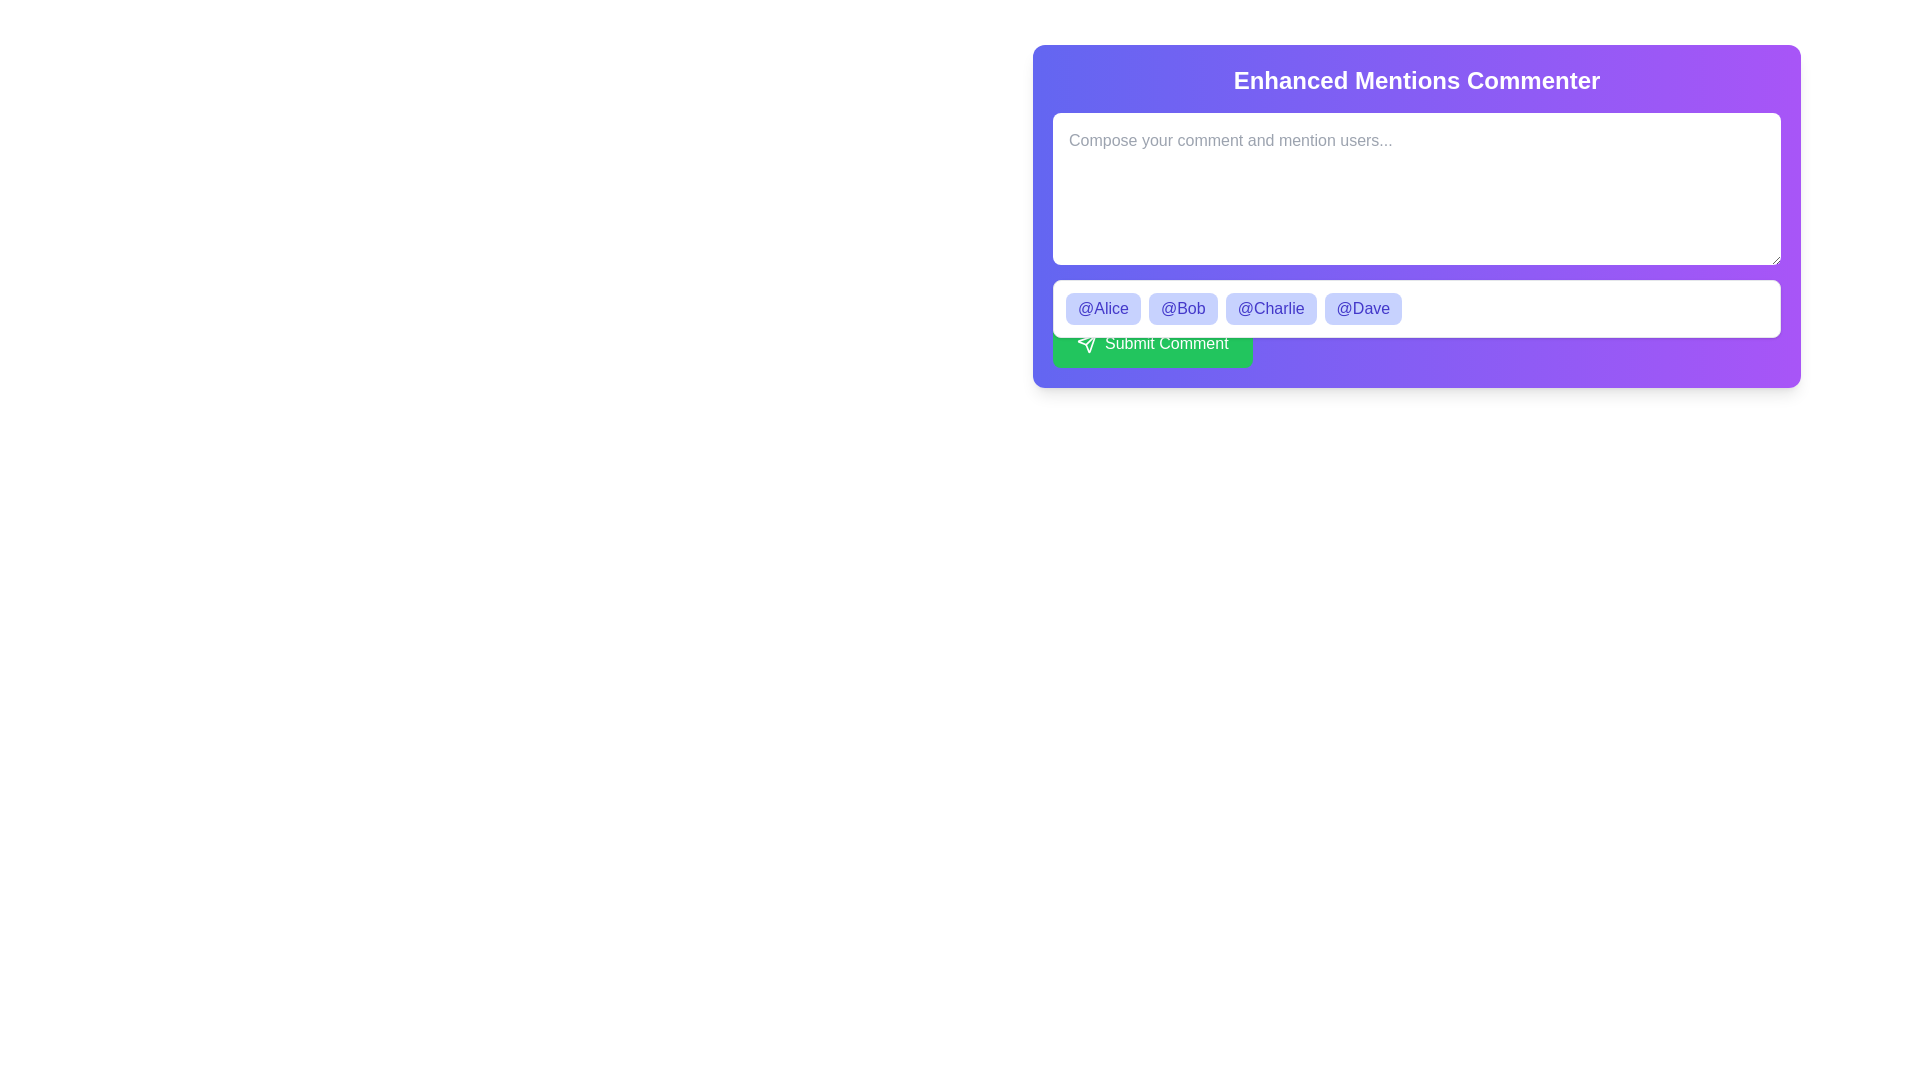 This screenshot has height=1080, width=1920. Describe the element at coordinates (1064, 300) in the screenshot. I see `the circle element within the SVG representation of a smiling face icon, which is centered in the mention tag interface` at that location.